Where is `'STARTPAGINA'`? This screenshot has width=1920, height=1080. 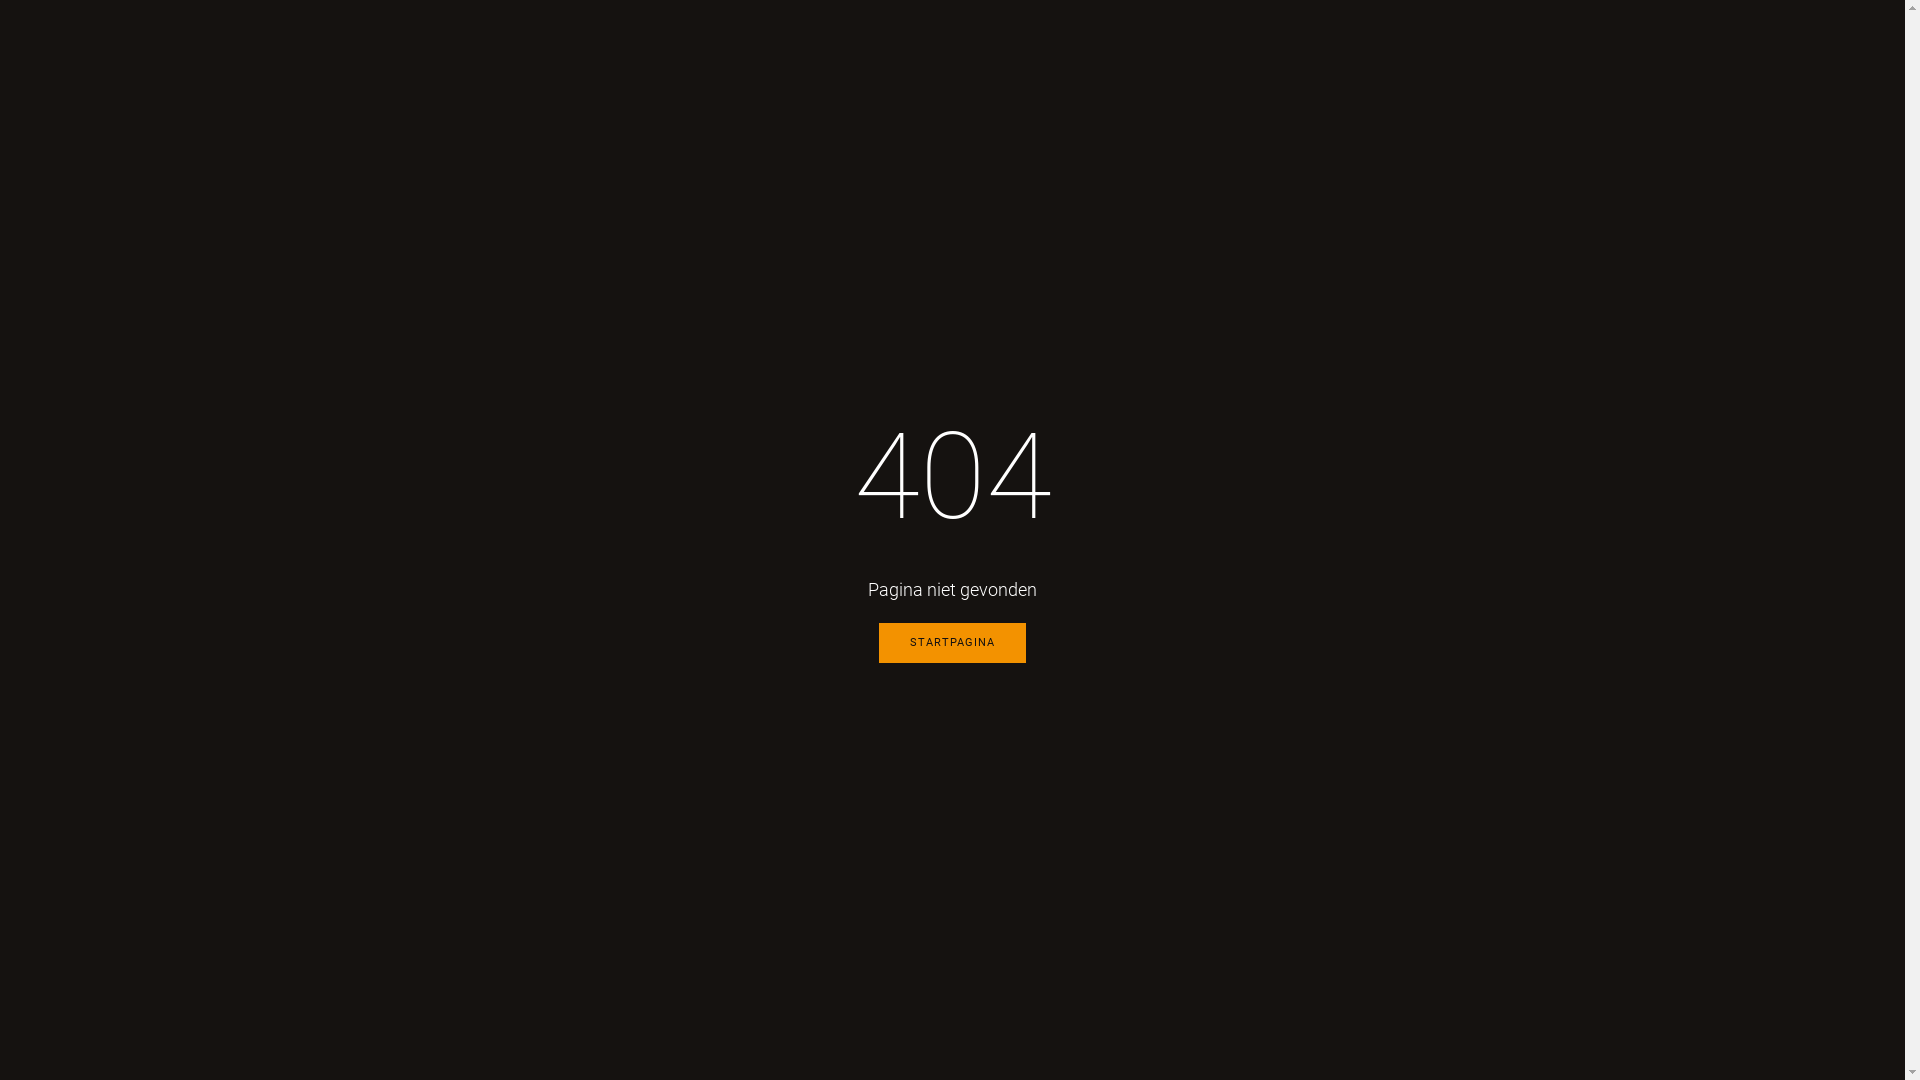 'STARTPAGINA' is located at coordinates (951, 643).